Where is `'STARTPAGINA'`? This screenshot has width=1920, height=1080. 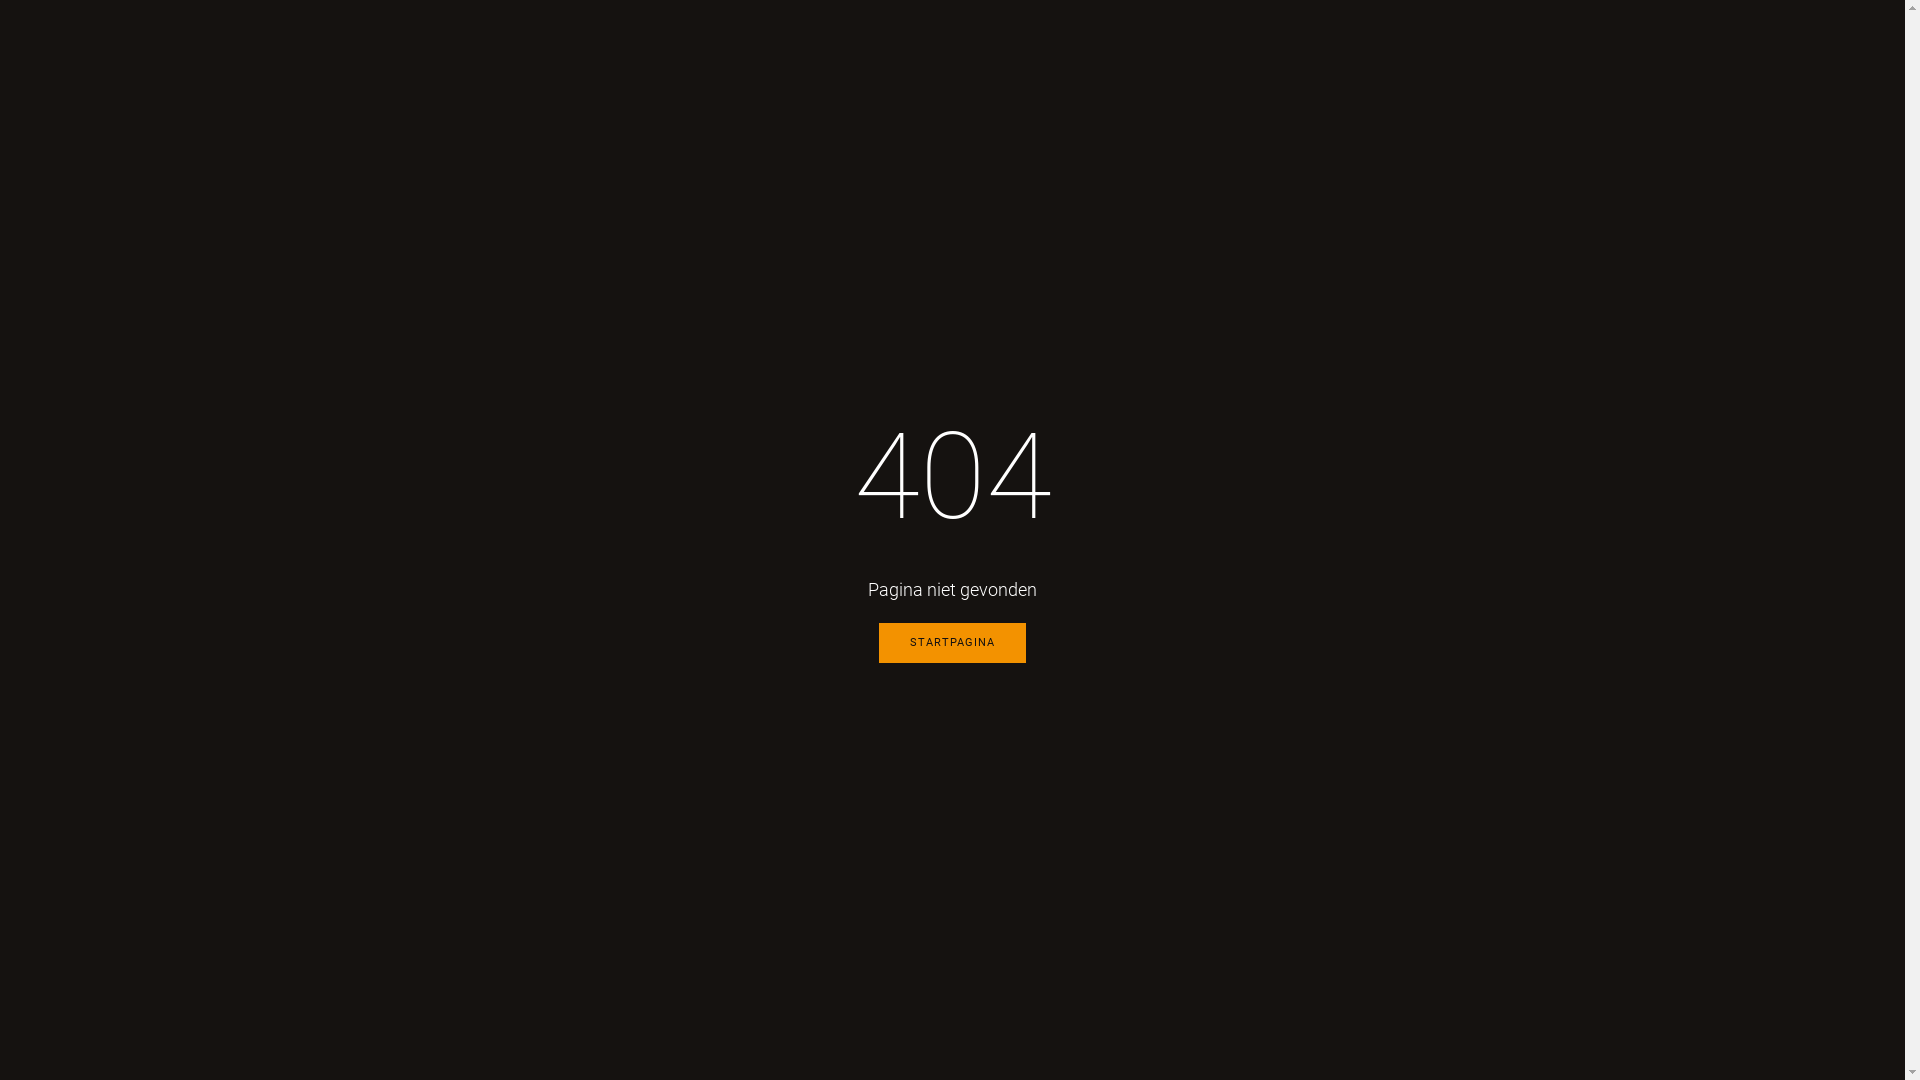 'STARTPAGINA' is located at coordinates (951, 643).